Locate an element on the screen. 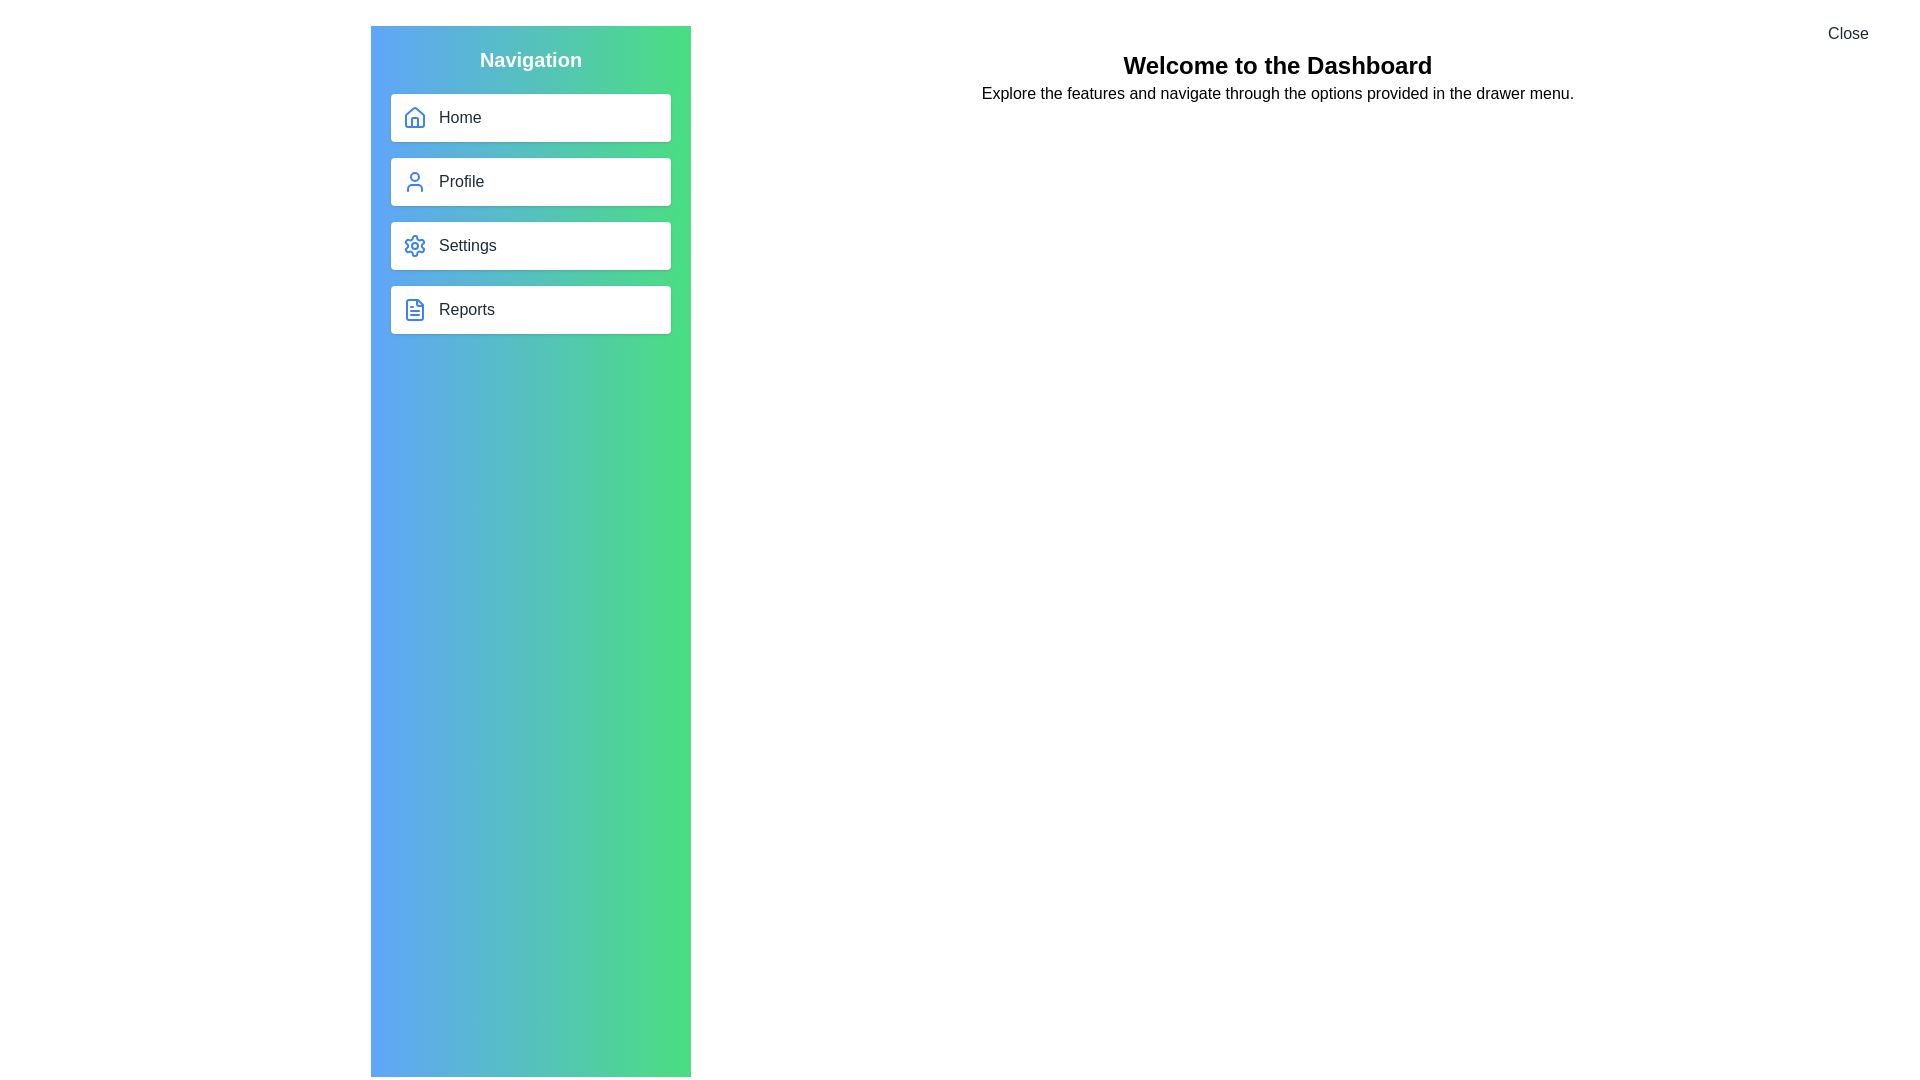 This screenshot has height=1080, width=1920. the navigation button labeled Home is located at coordinates (531, 118).